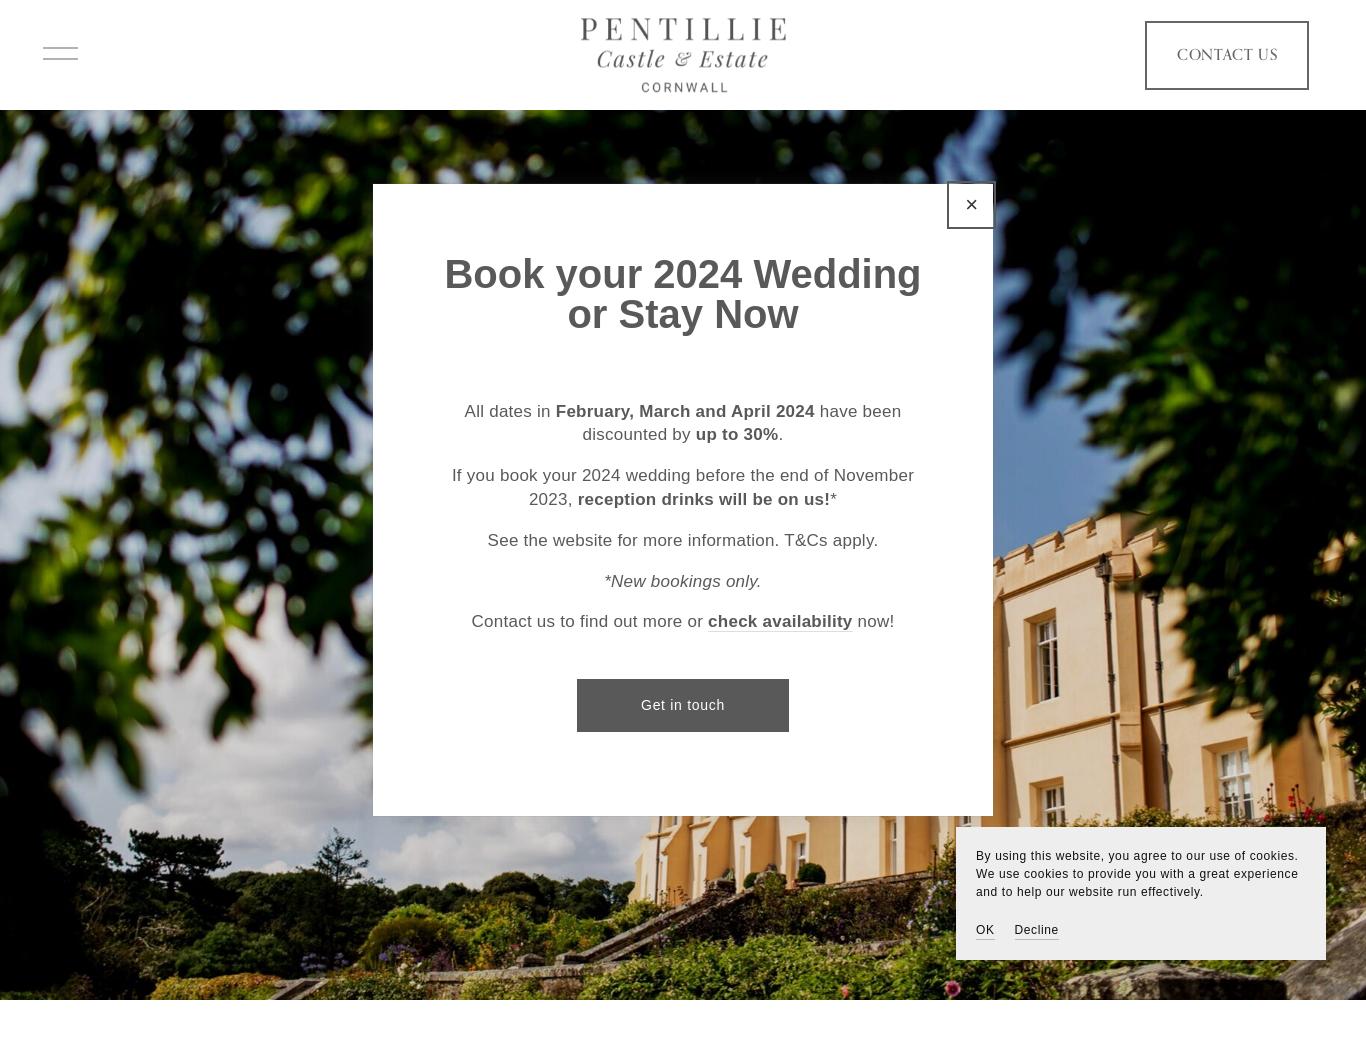 The height and width of the screenshot is (1054, 1366). I want to click on 'EXPLORE BY VIDEO', so click(683, 656).